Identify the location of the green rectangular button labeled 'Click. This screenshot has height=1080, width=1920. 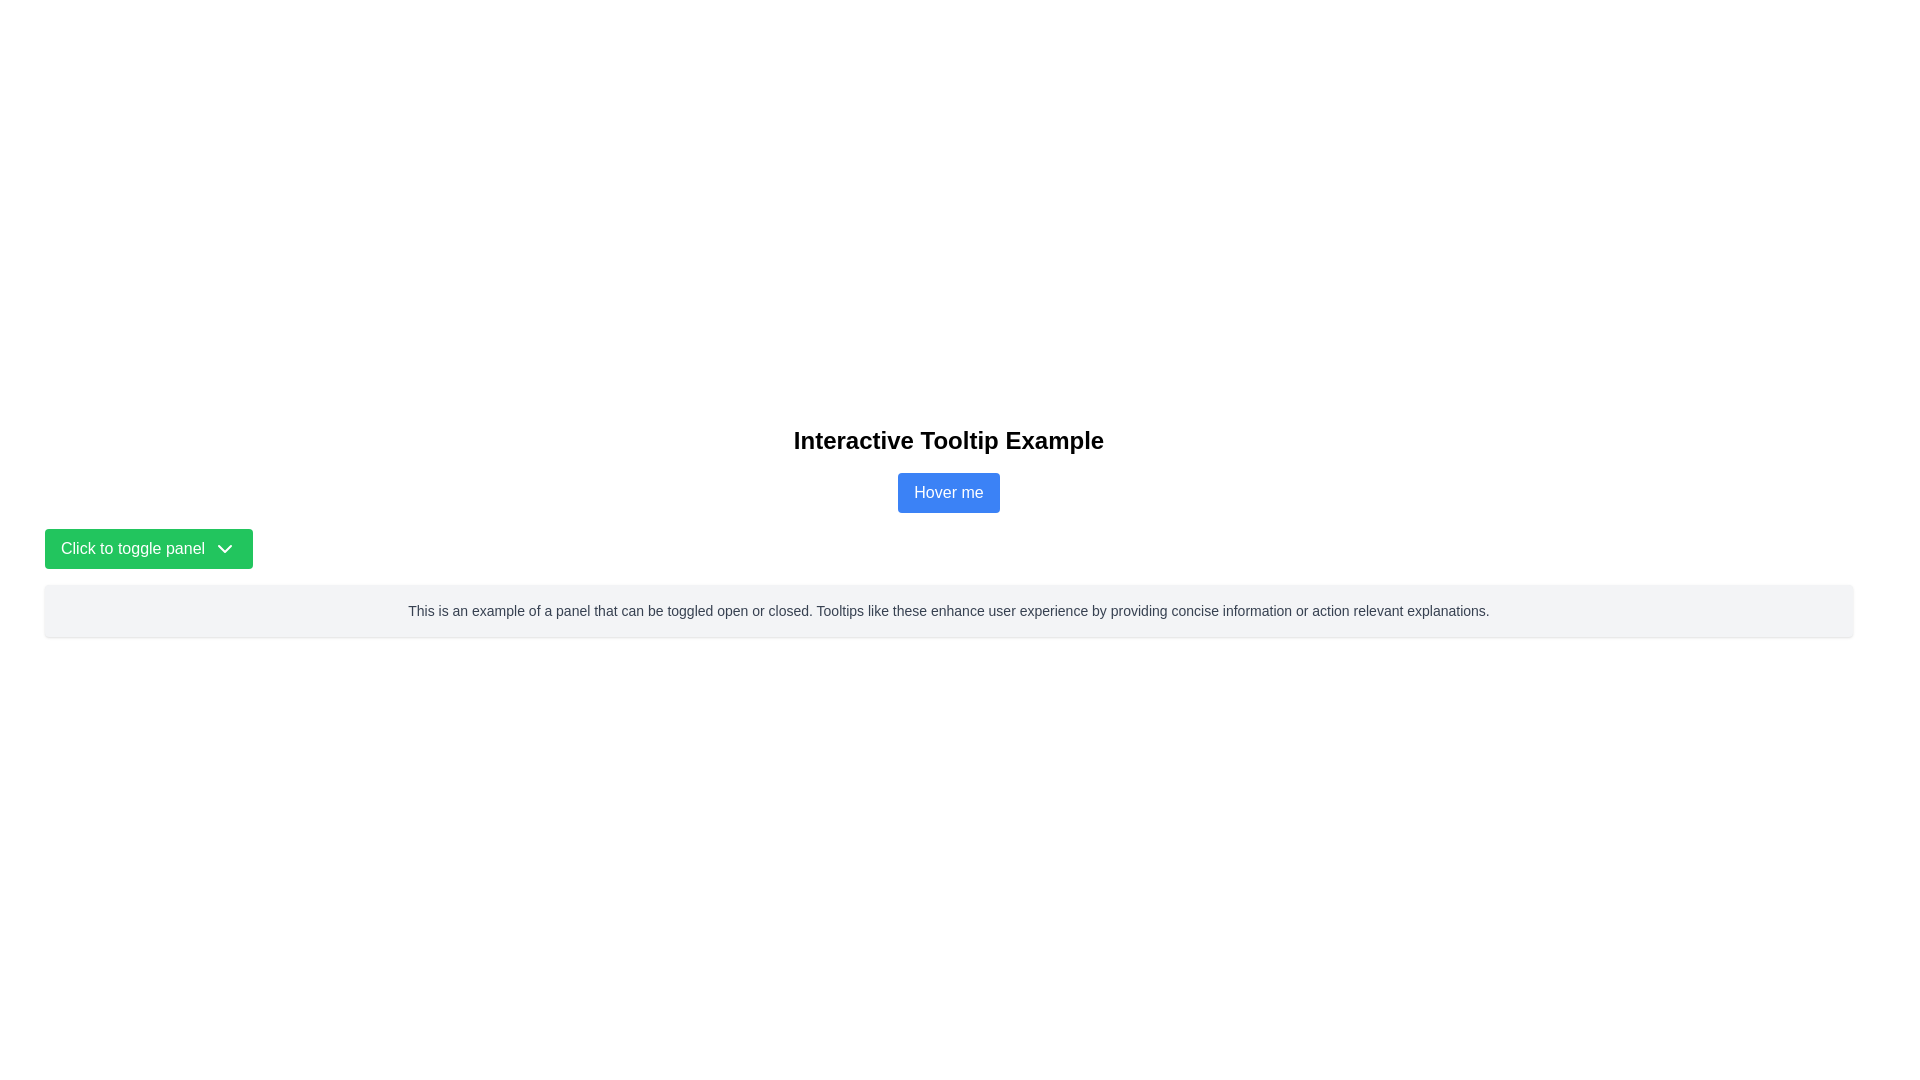
(147, 548).